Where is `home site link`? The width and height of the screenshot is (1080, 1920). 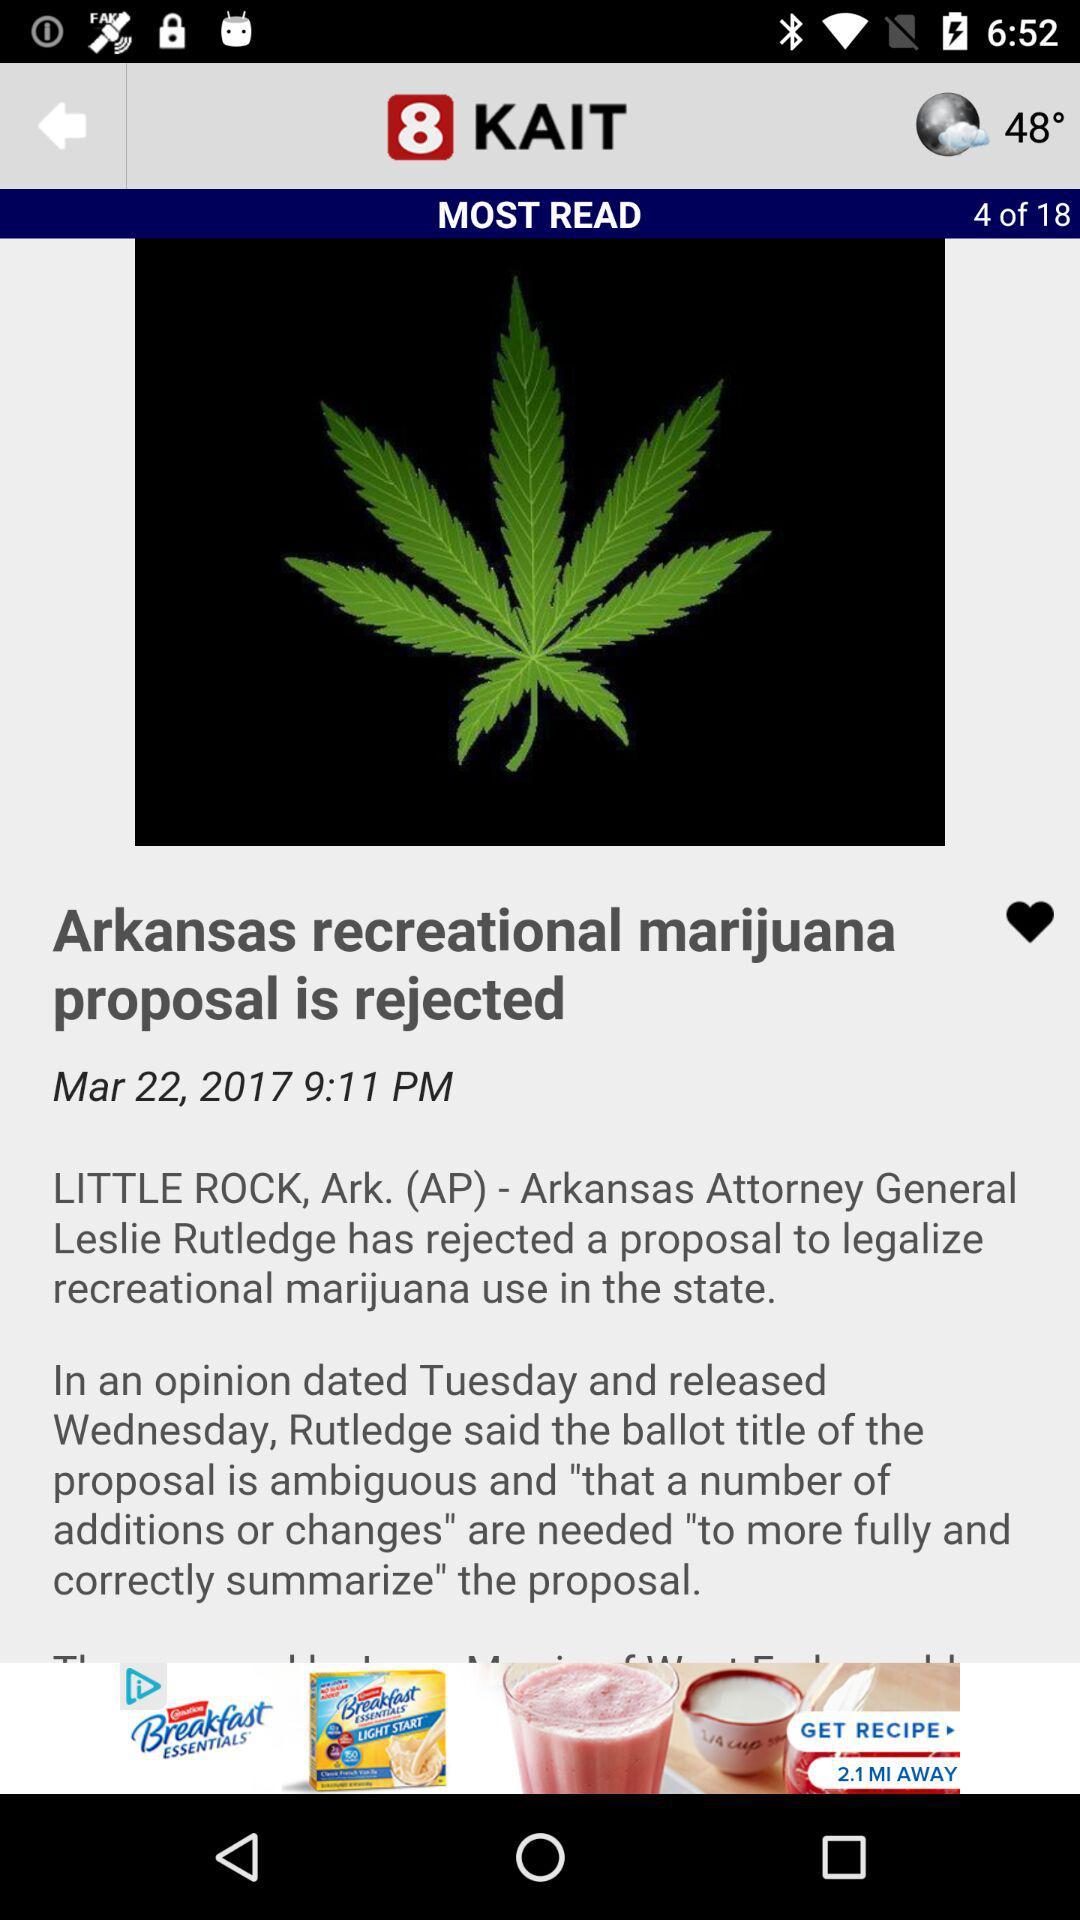
home site link is located at coordinates (540, 124).